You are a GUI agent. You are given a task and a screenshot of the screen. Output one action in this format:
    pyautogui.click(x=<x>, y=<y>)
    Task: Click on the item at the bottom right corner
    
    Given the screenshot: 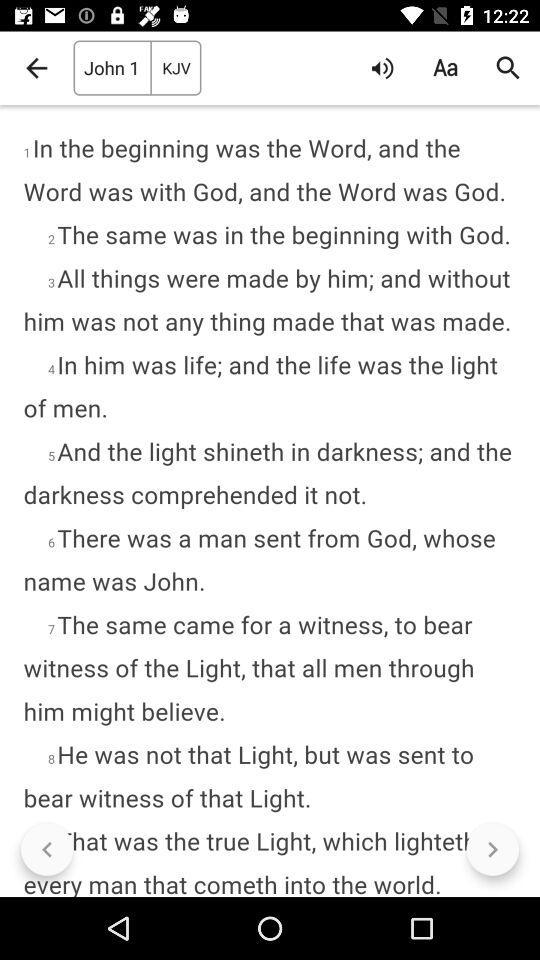 What is the action you would take?
    pyautogui.click(x=491, y=848)
    